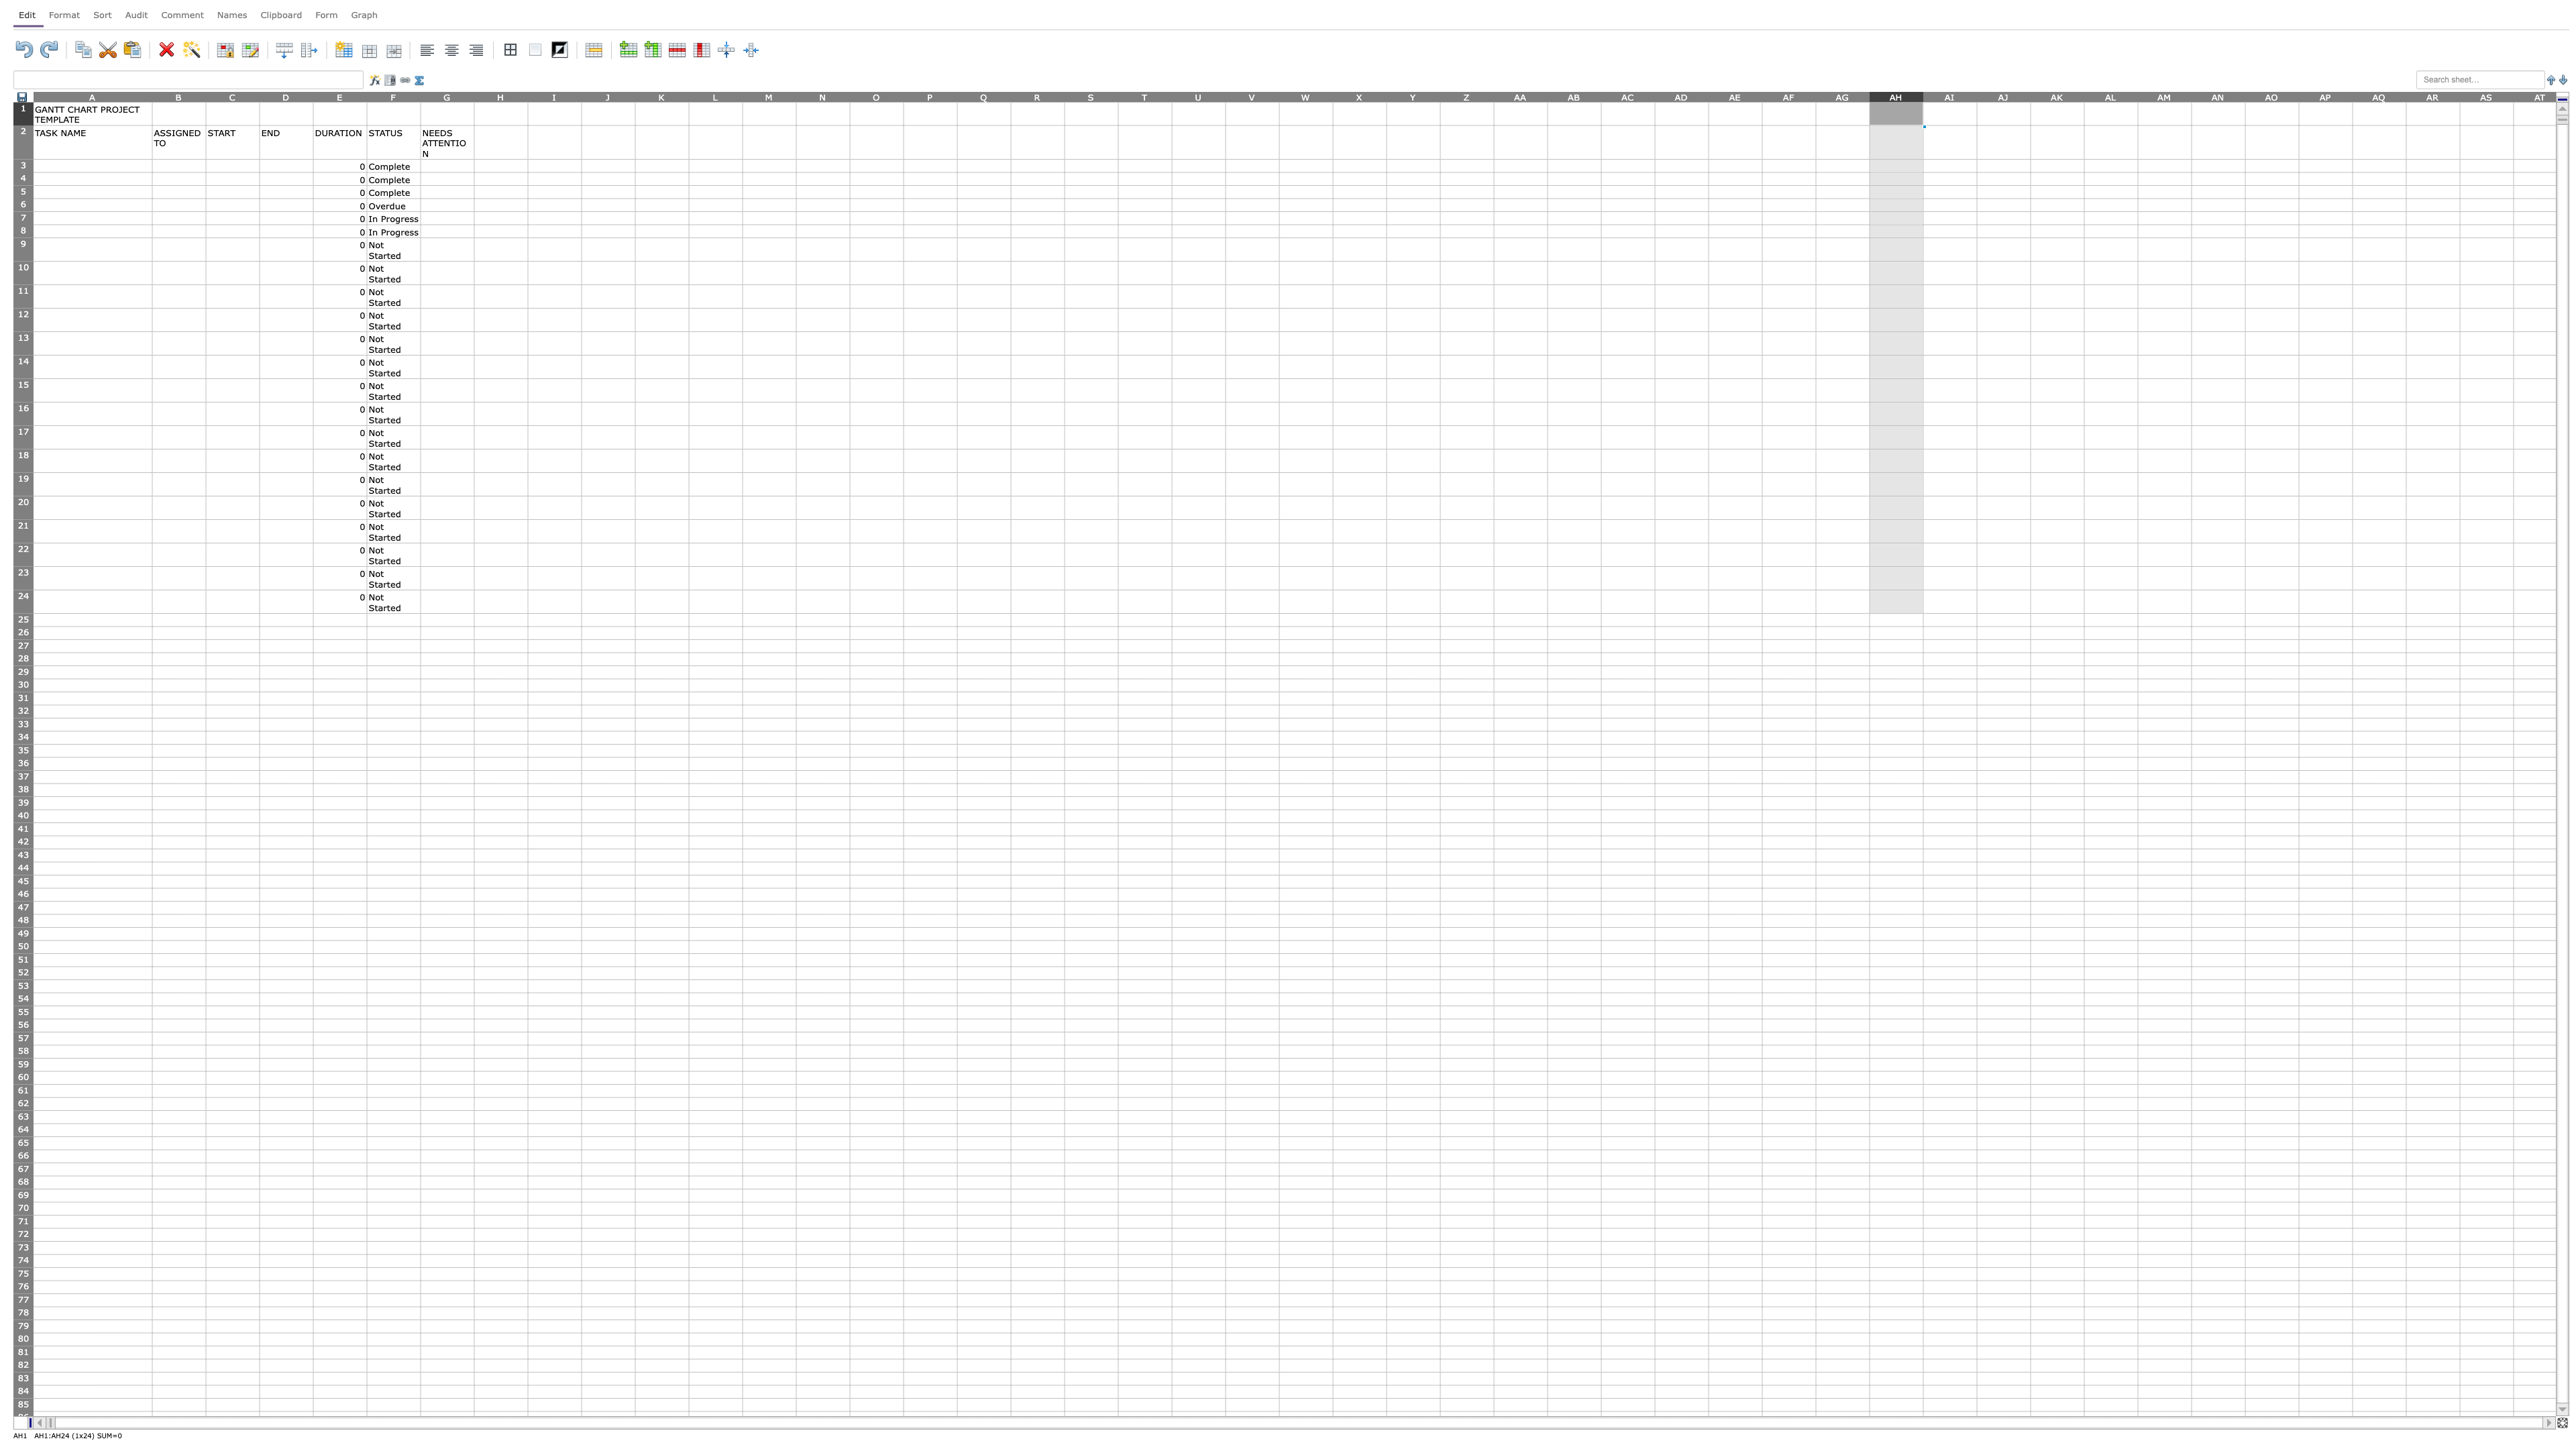  Describe the element at coordinates (1976, 95) in the screenshot. I see `Place cursor on column AI's resize area` at that location.